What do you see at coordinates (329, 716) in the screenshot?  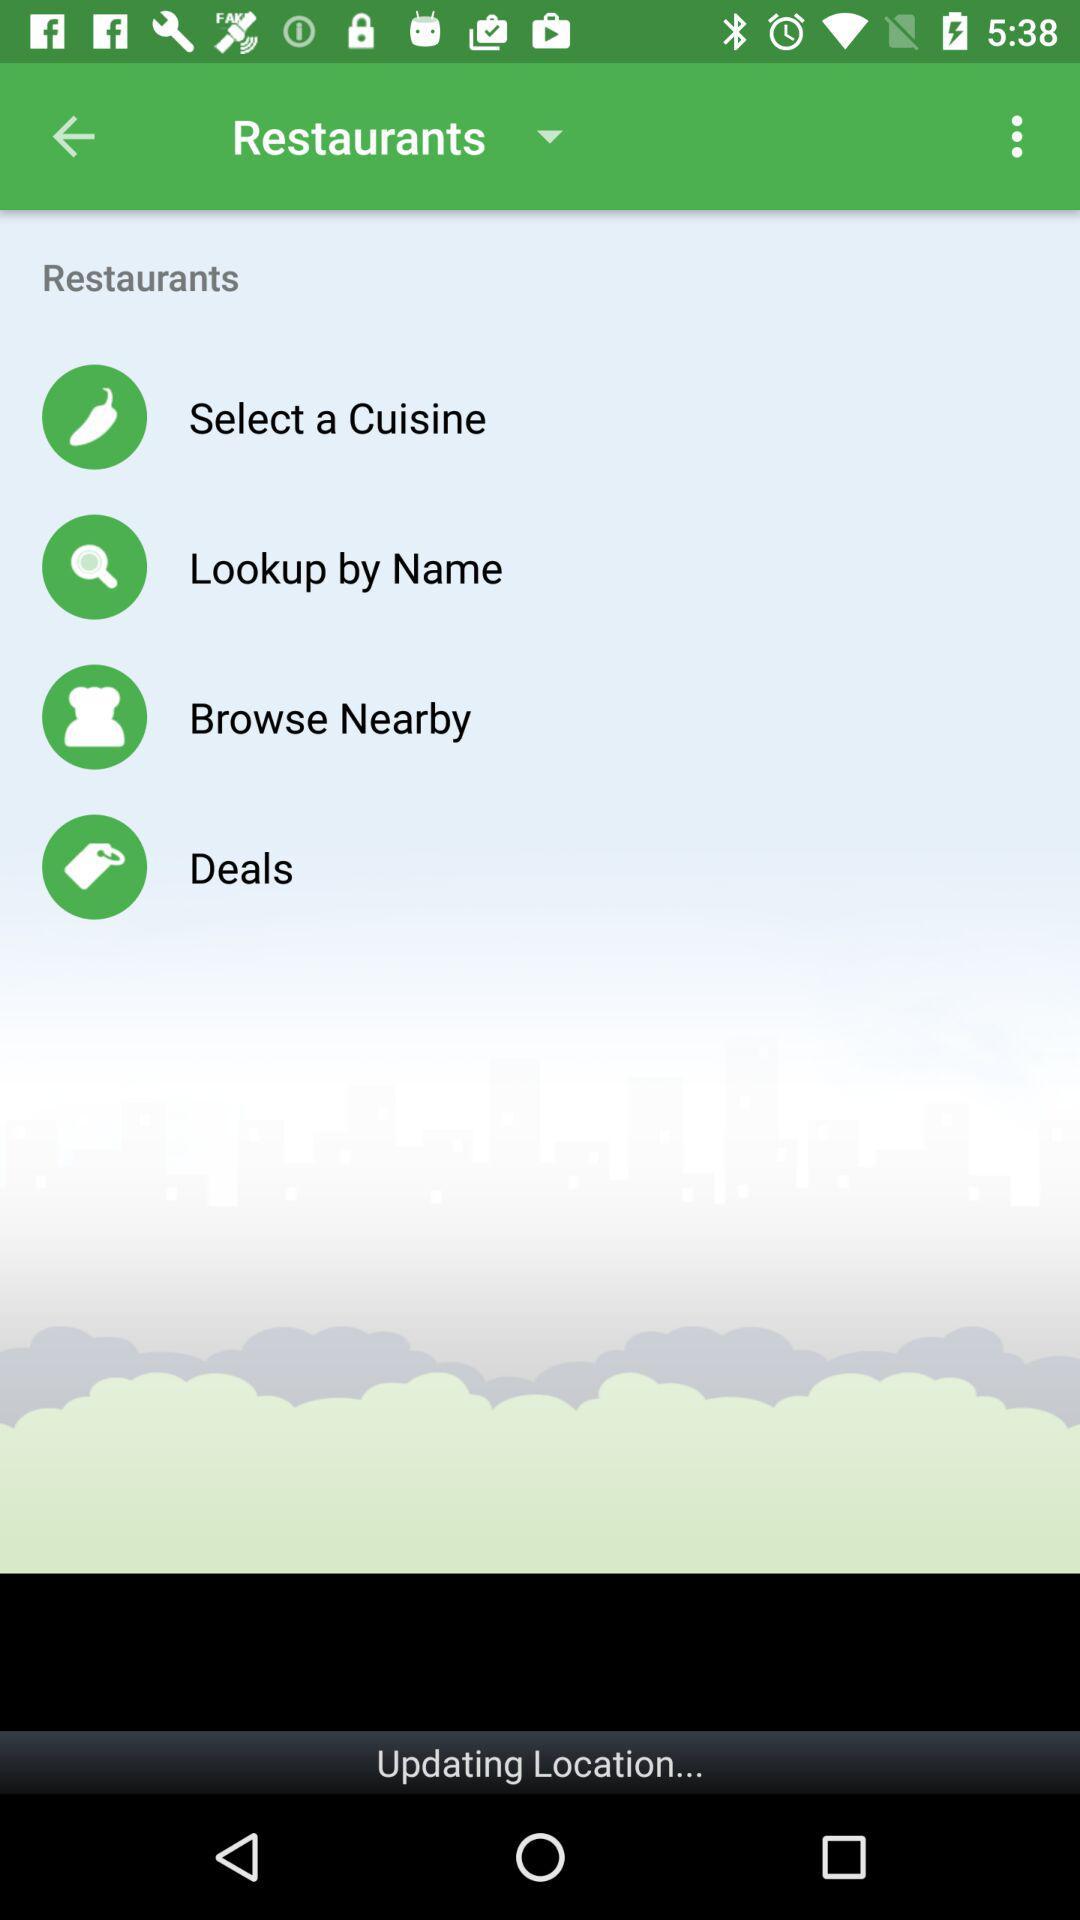 I see `the item below the lookup by name icon` at bounding box center [329, 716].